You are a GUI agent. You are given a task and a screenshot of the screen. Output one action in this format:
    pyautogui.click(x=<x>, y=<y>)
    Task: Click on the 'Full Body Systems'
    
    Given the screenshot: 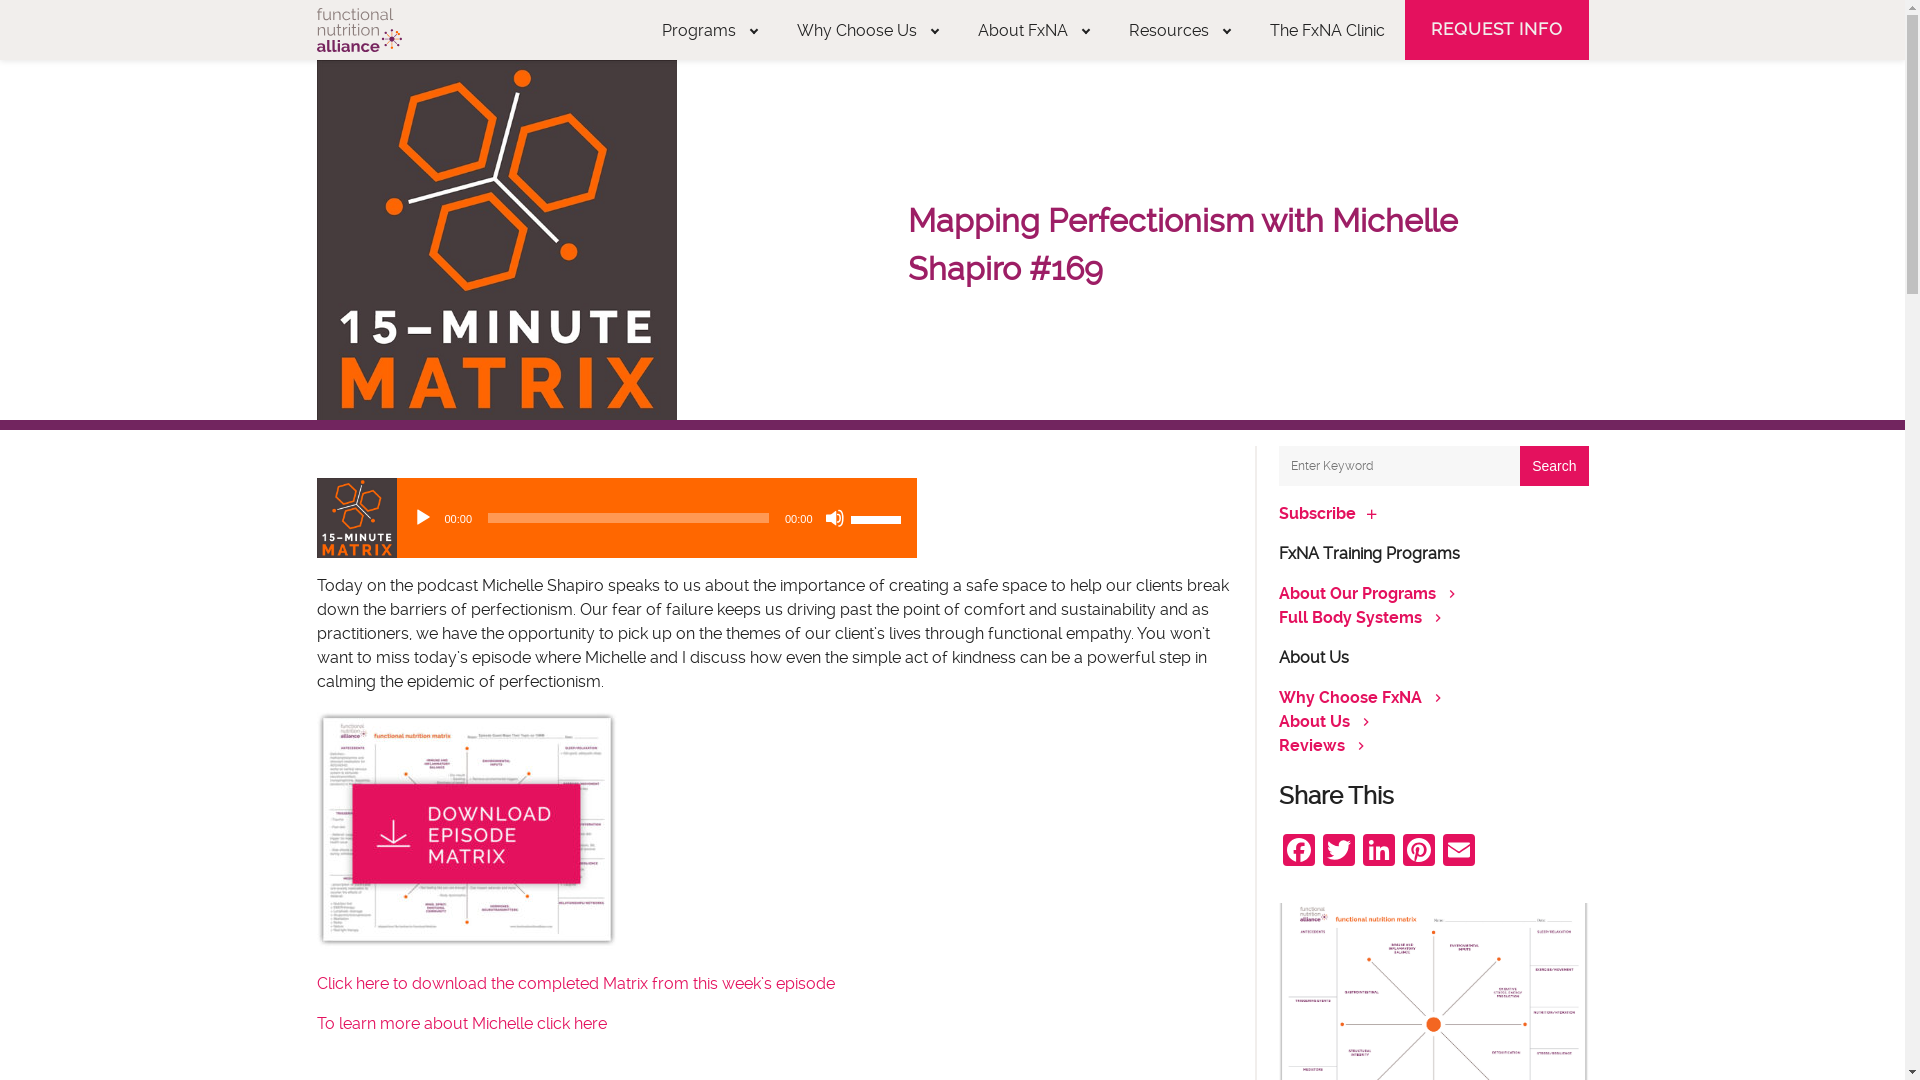 What is the action you would take?
    pyautogui.click(x=1349, y=616)
    